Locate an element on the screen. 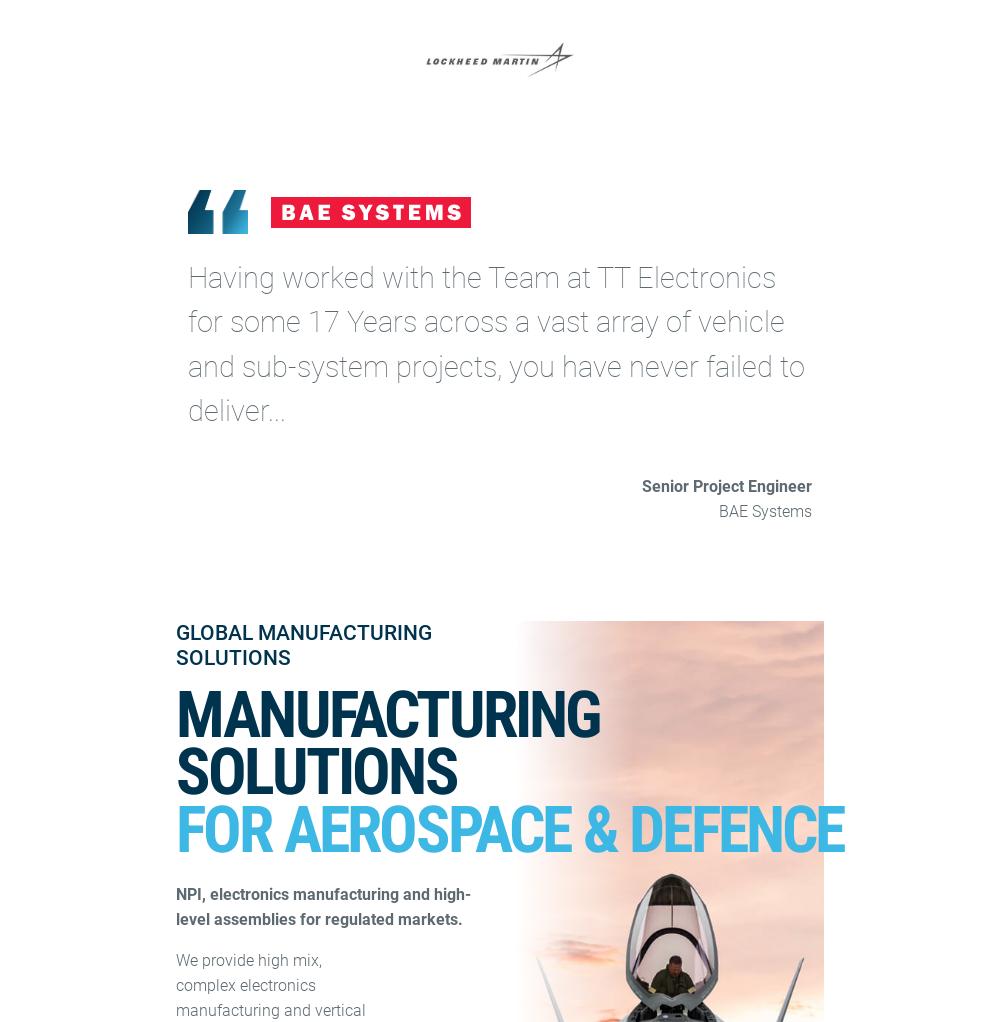 This screenshot has height=1022, width=1000. 'By submitting this form you're giving us permission to email you
          about updates, news, event and products. For more information
          check out our privacy policy' is located at coordinates (180, 470).